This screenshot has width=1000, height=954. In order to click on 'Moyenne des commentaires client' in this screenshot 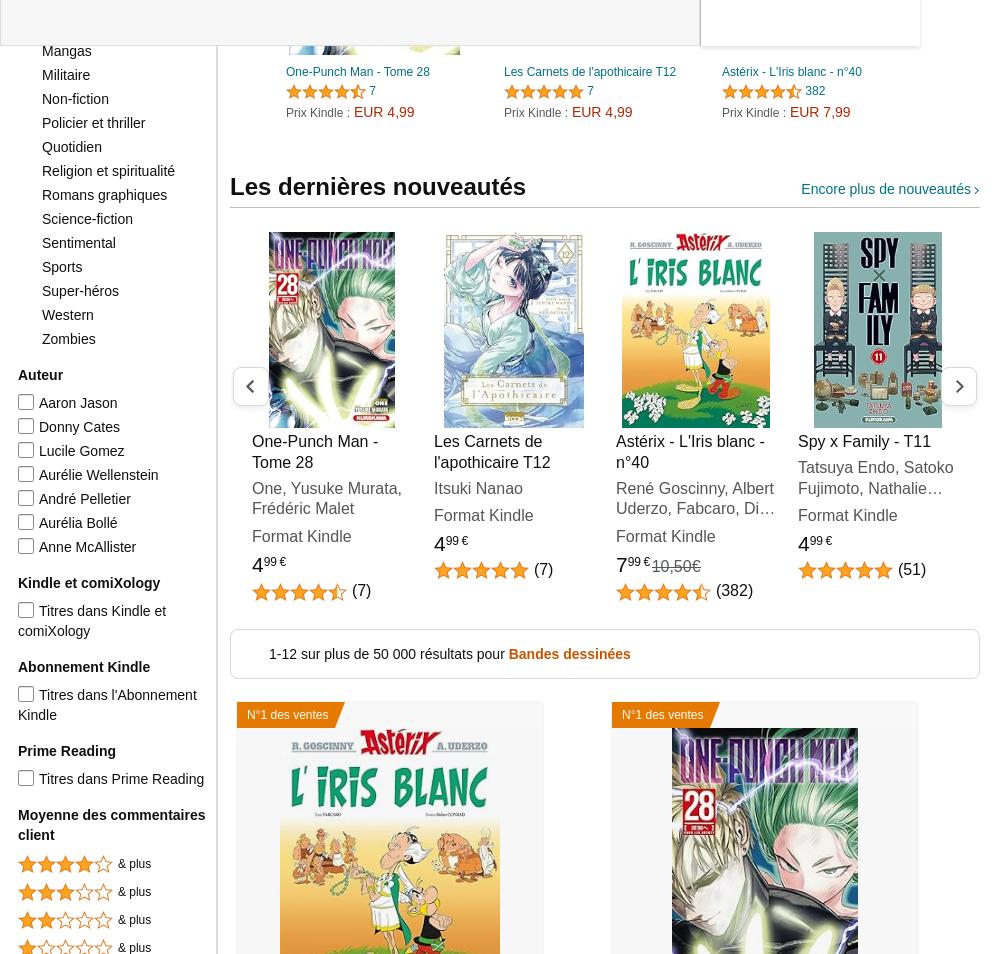, I will do `click(110, 825)`.